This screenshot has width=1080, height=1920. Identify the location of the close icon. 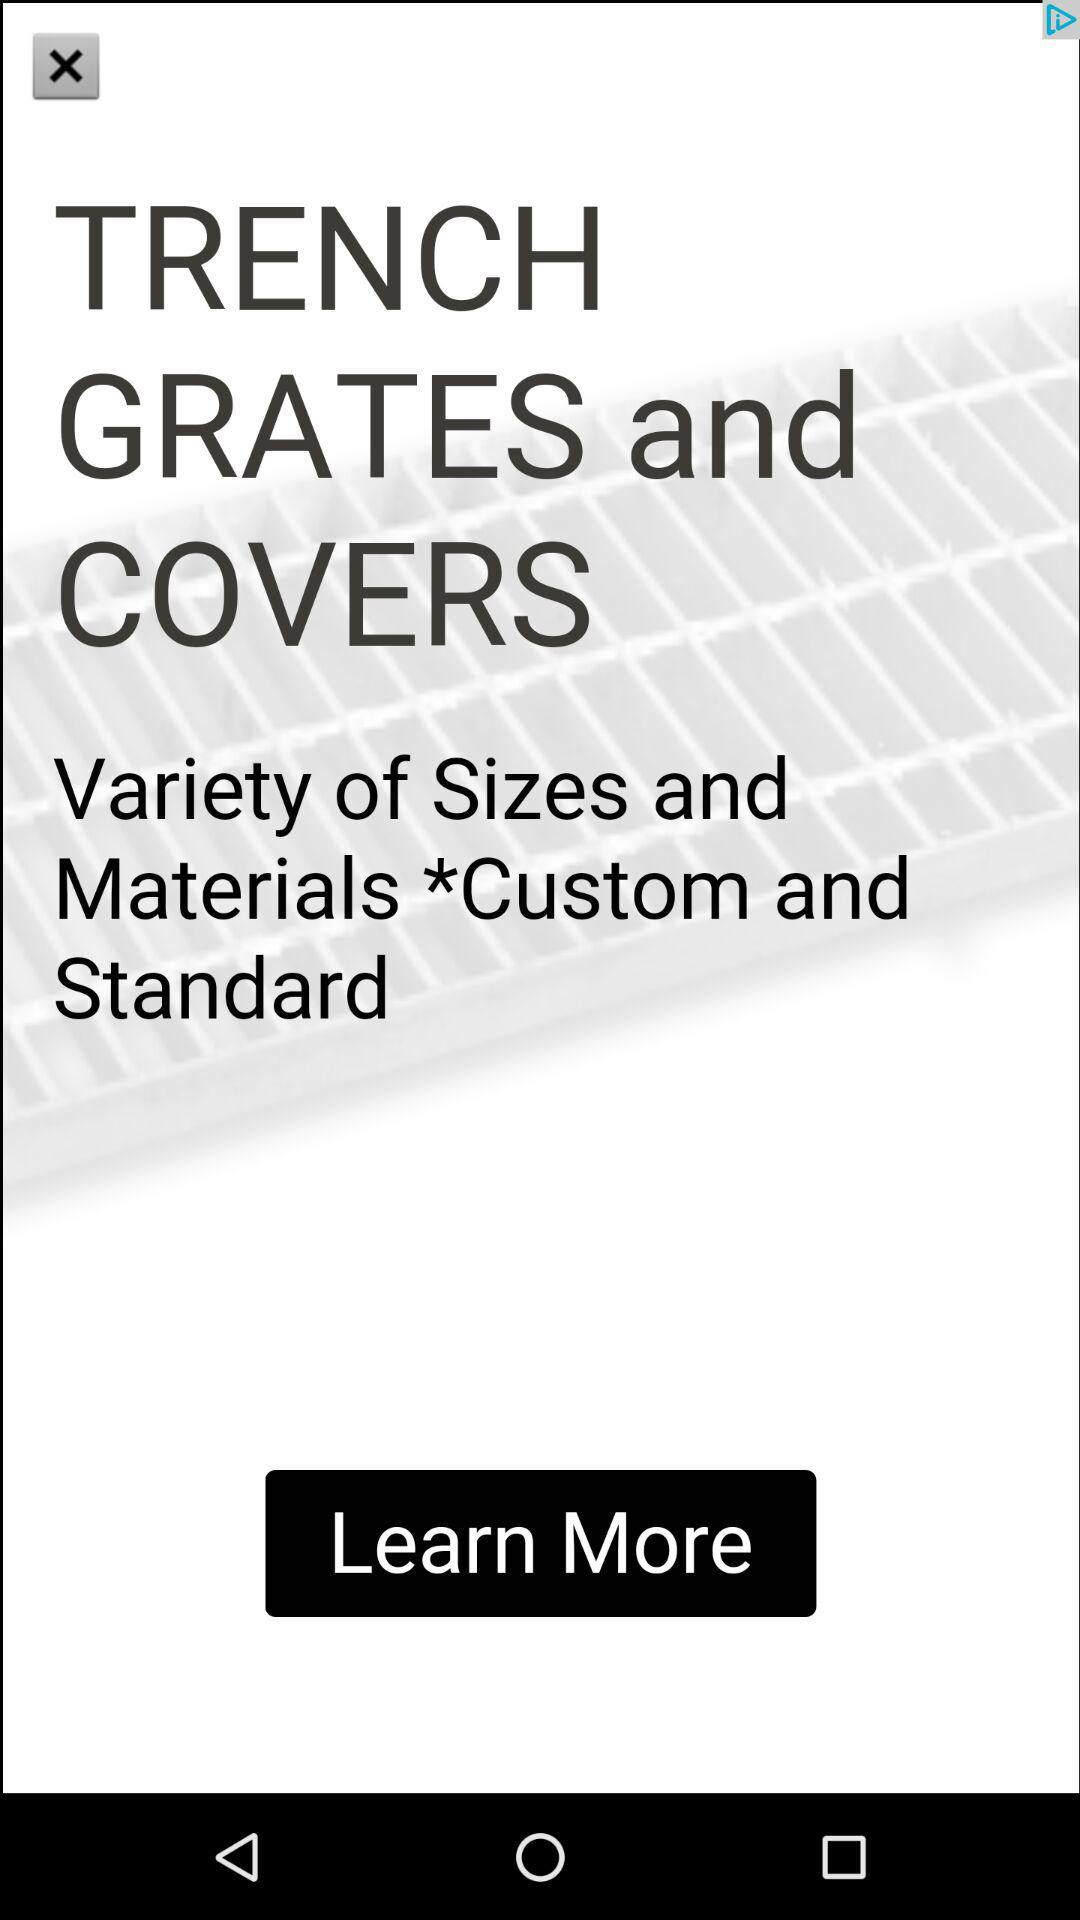
(64, 70).